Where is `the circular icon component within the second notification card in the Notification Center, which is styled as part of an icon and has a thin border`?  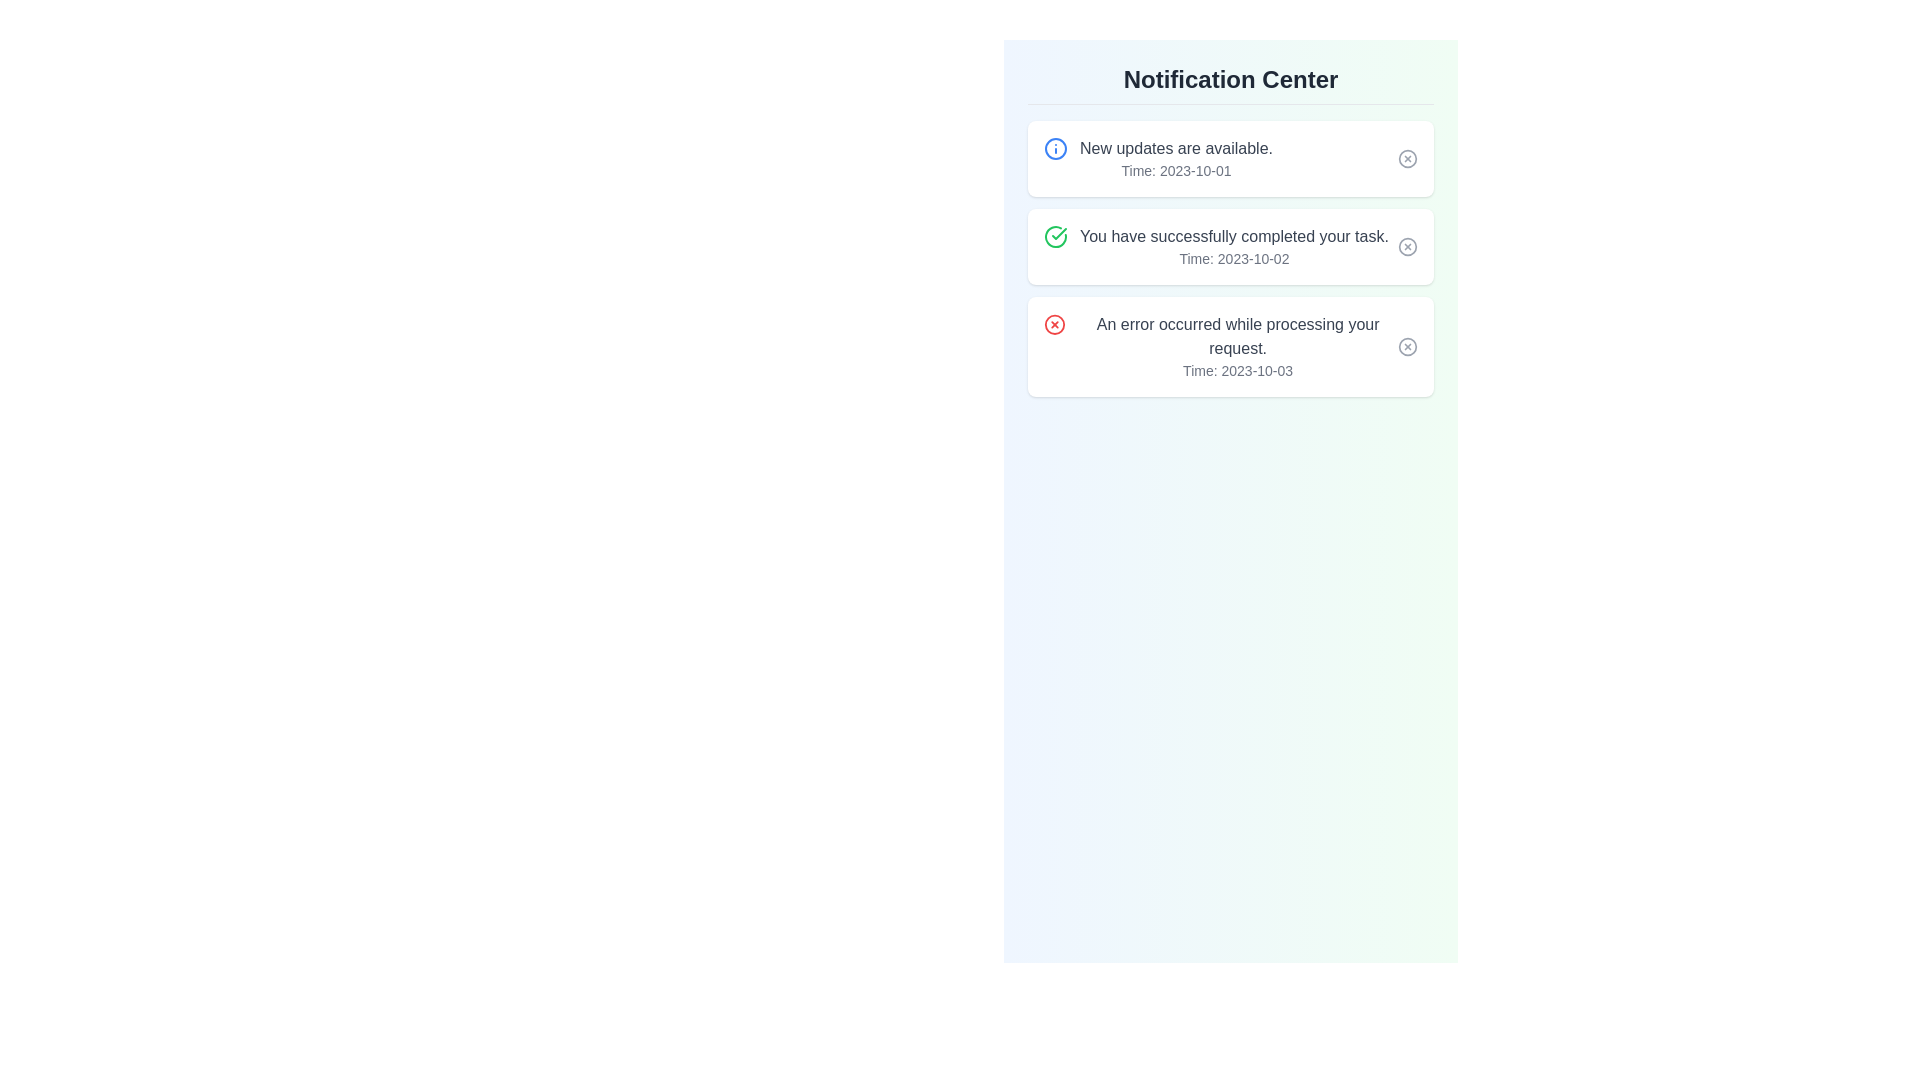
the circular icon component within the second notification card in the Notification Center, which is styled as part of an icon and has a thin border is located at coordinates (1406, 245).